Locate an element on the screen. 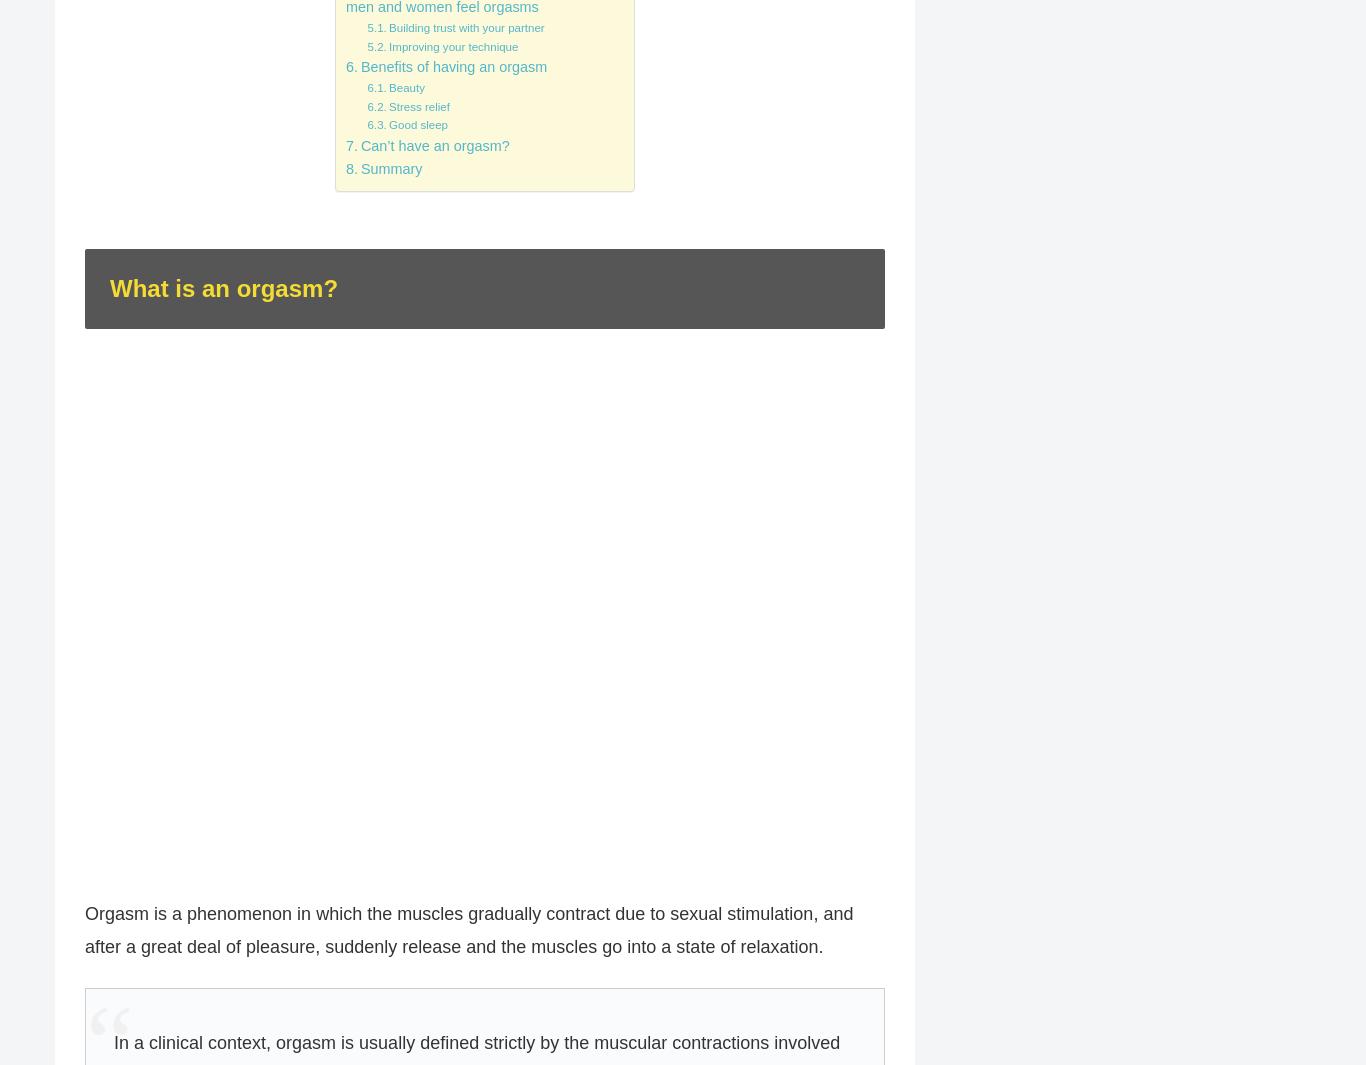 The height and width of the screenshot is (1065, 1366). 'Improving your technique' is located at coordinates (452, 45).